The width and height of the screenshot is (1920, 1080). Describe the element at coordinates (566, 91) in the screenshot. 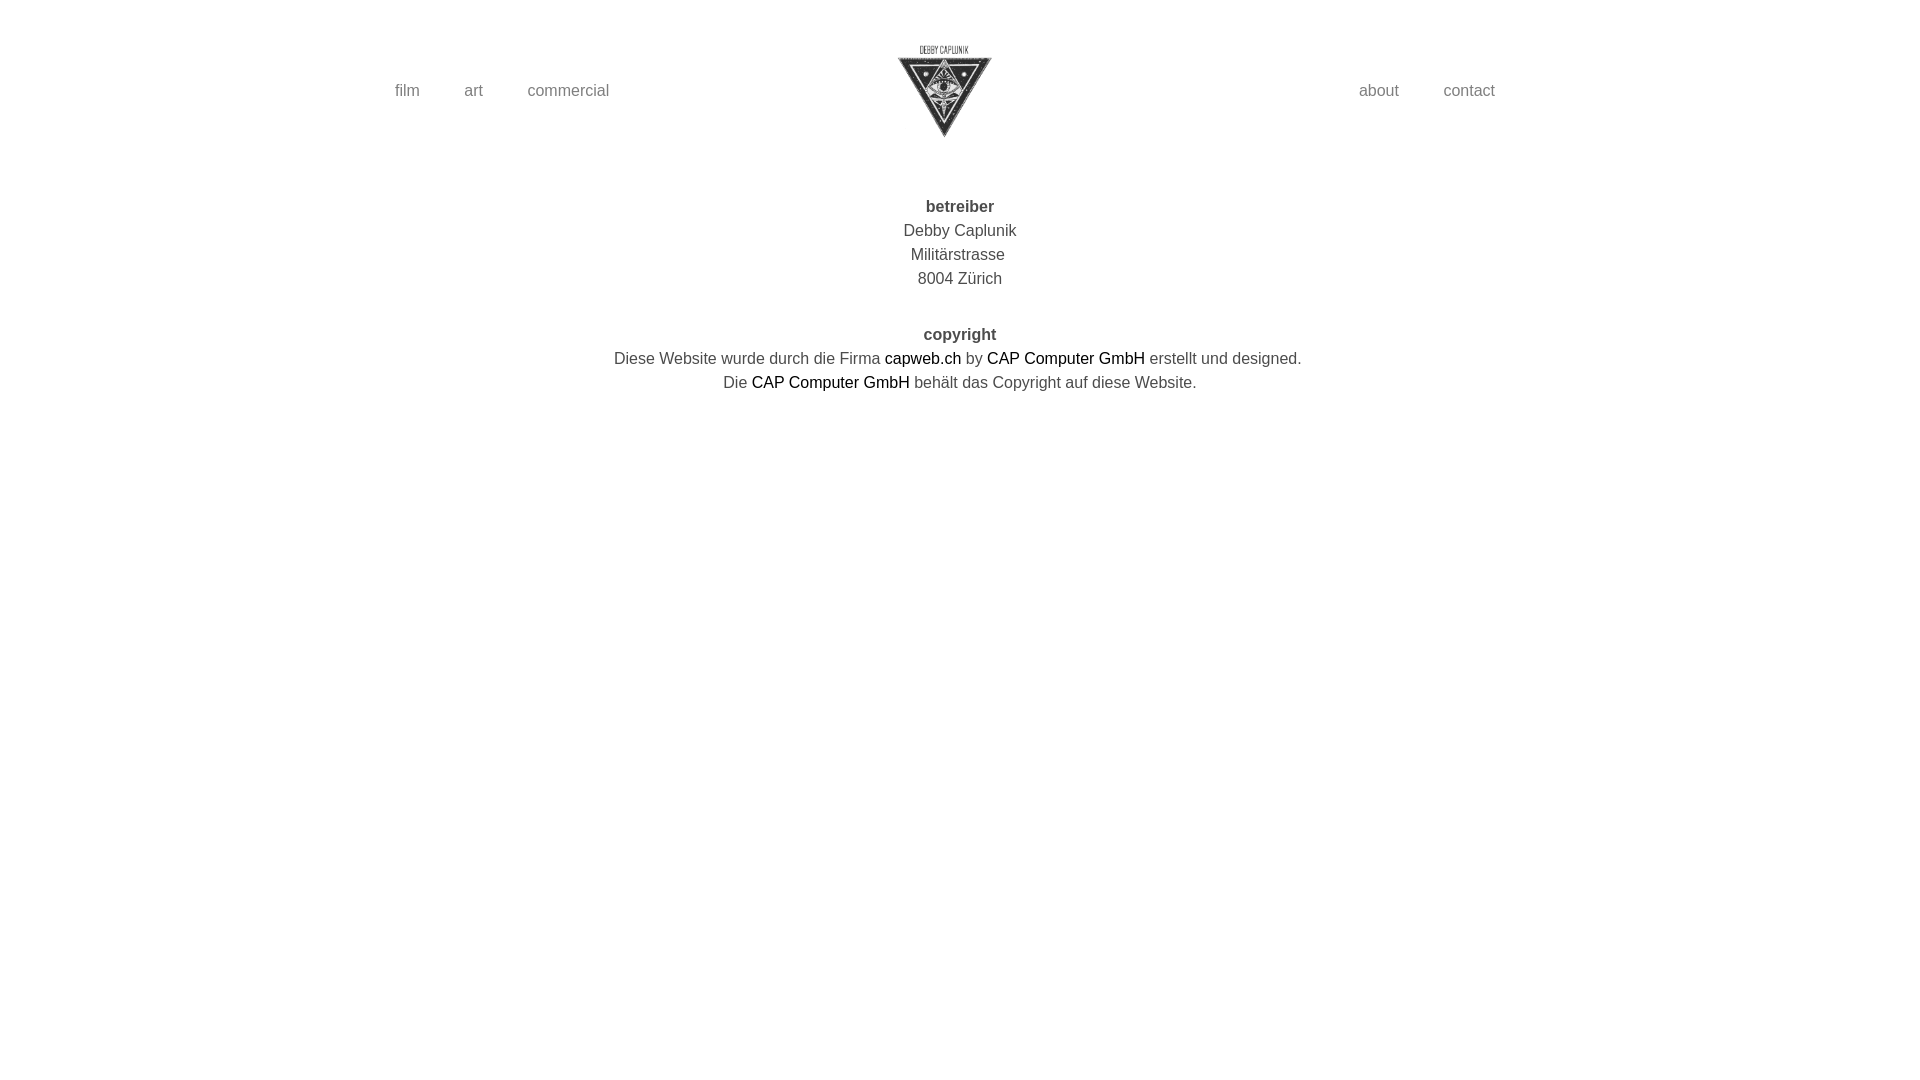

I see `'commercial'` at that location.